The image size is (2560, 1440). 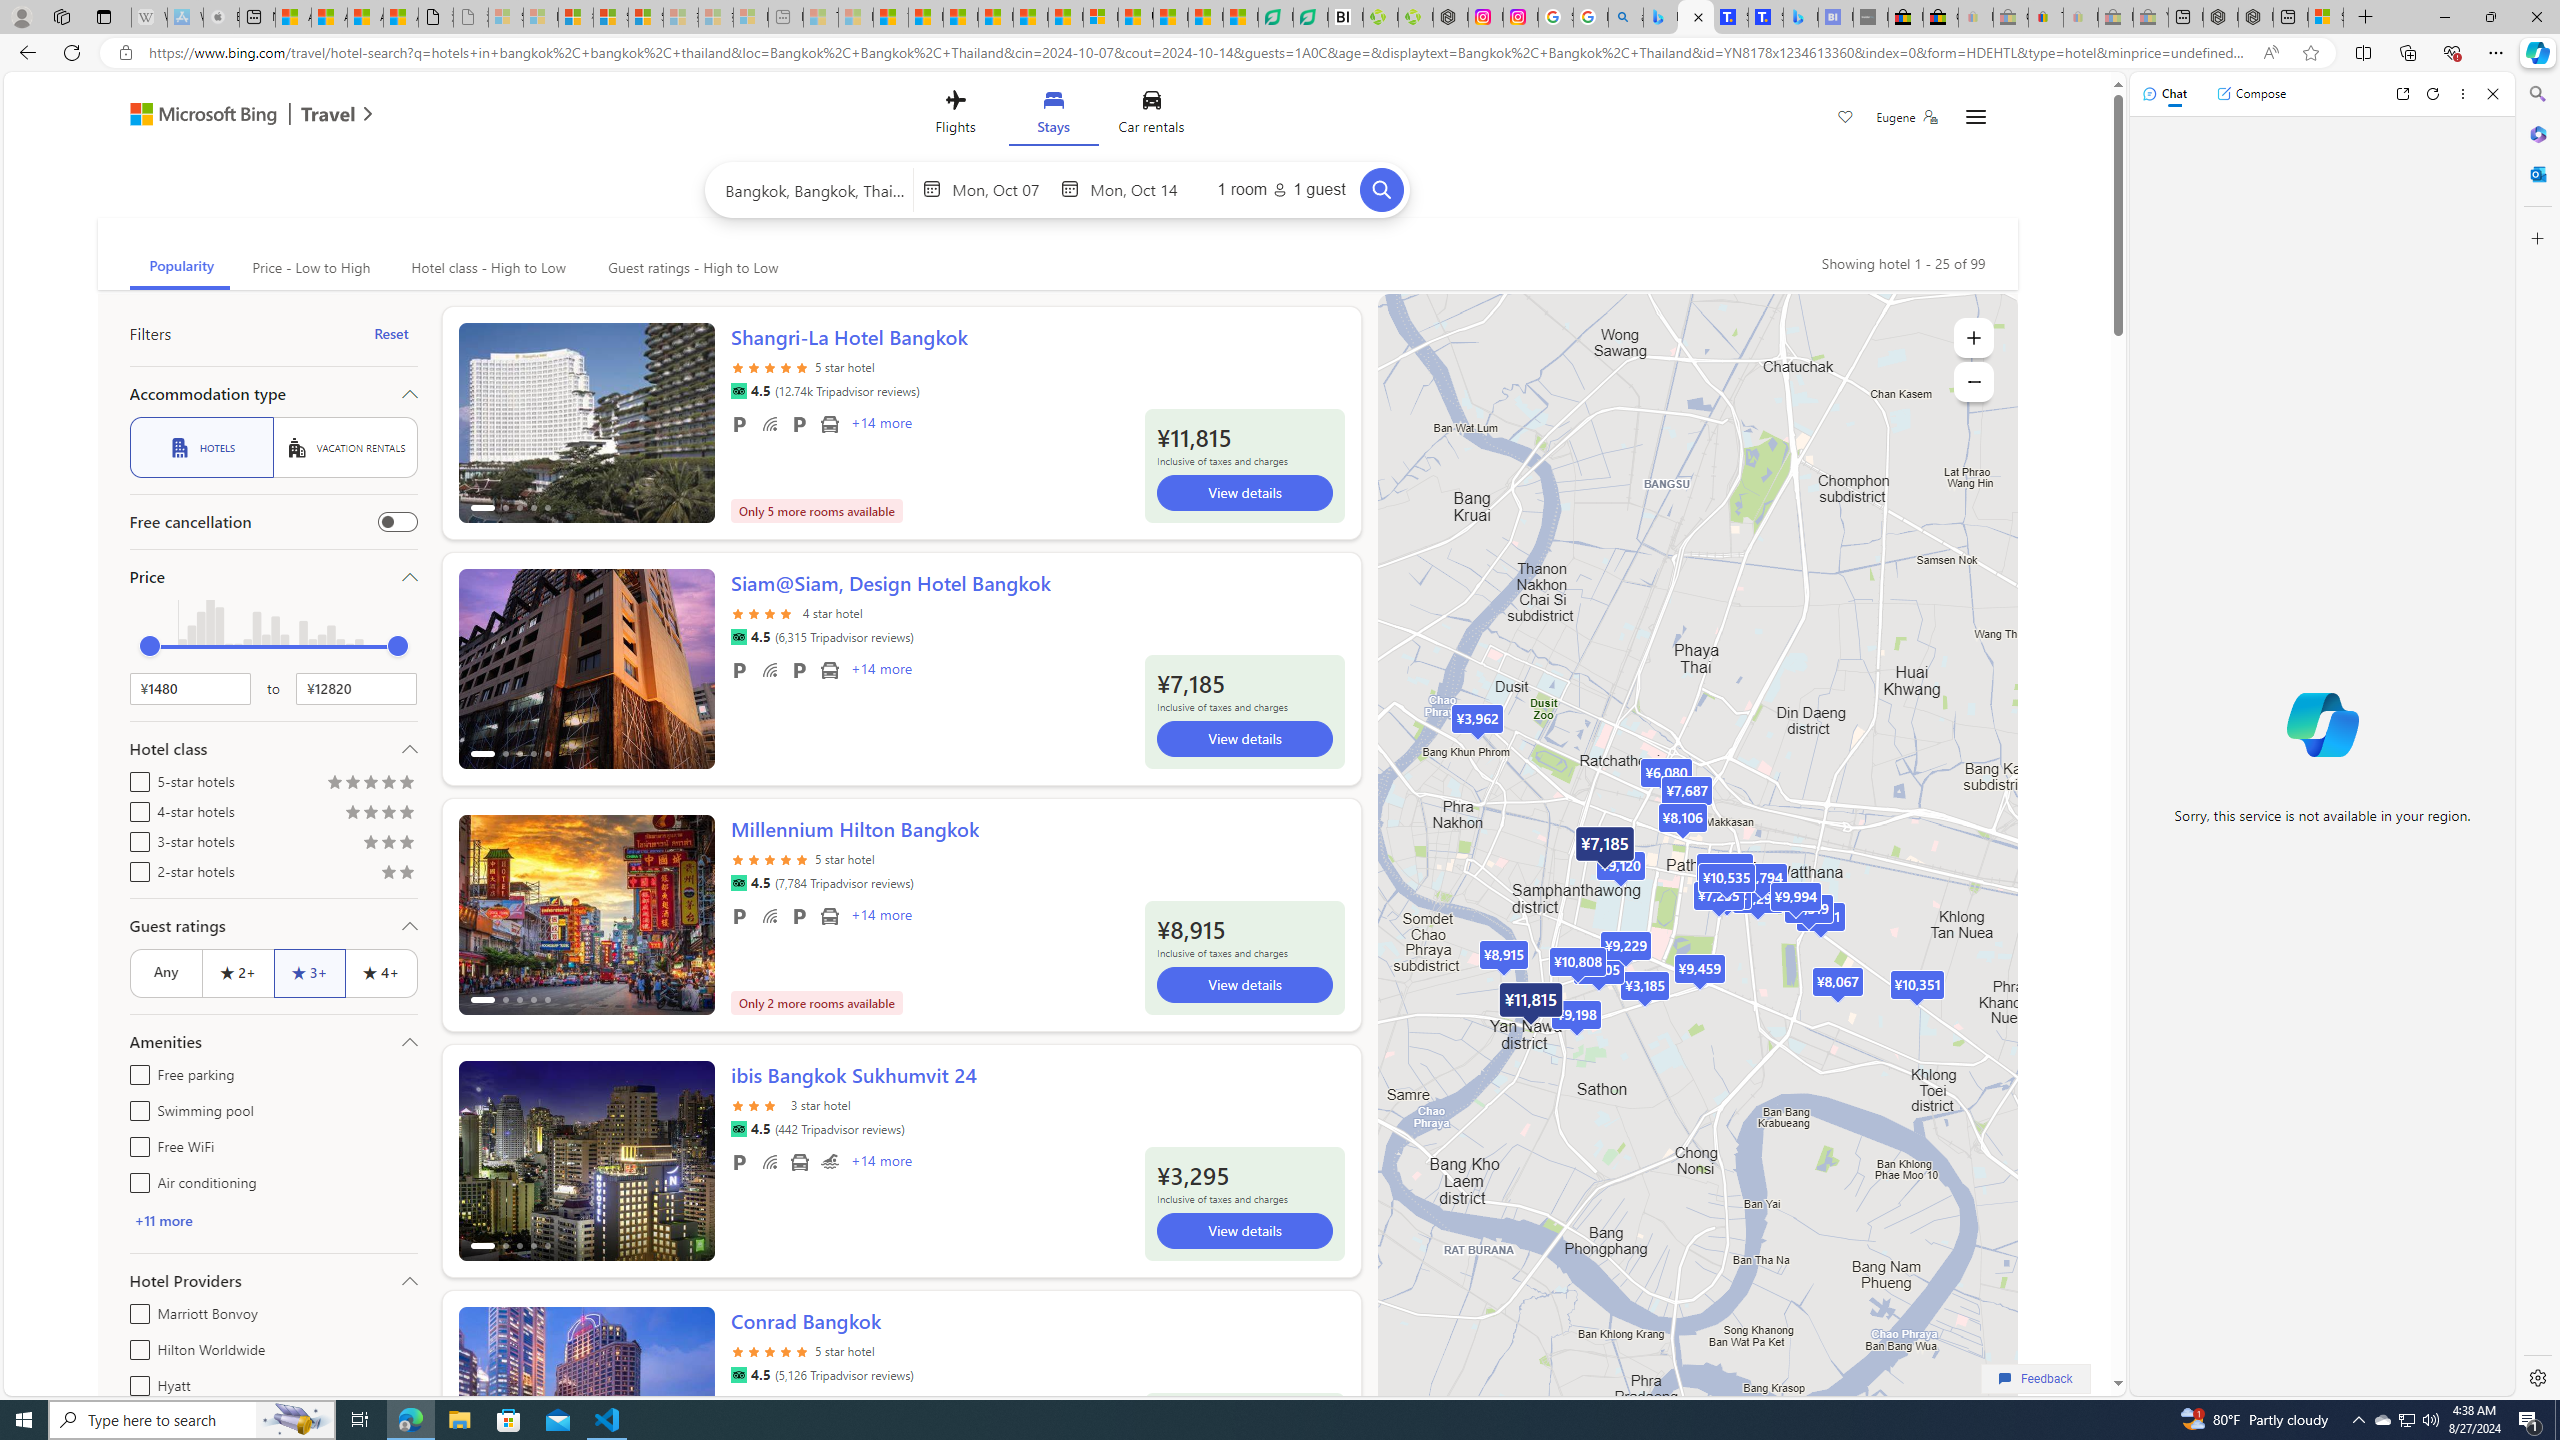 I want to click on '3-star hotels', so click(x=134, y=838).